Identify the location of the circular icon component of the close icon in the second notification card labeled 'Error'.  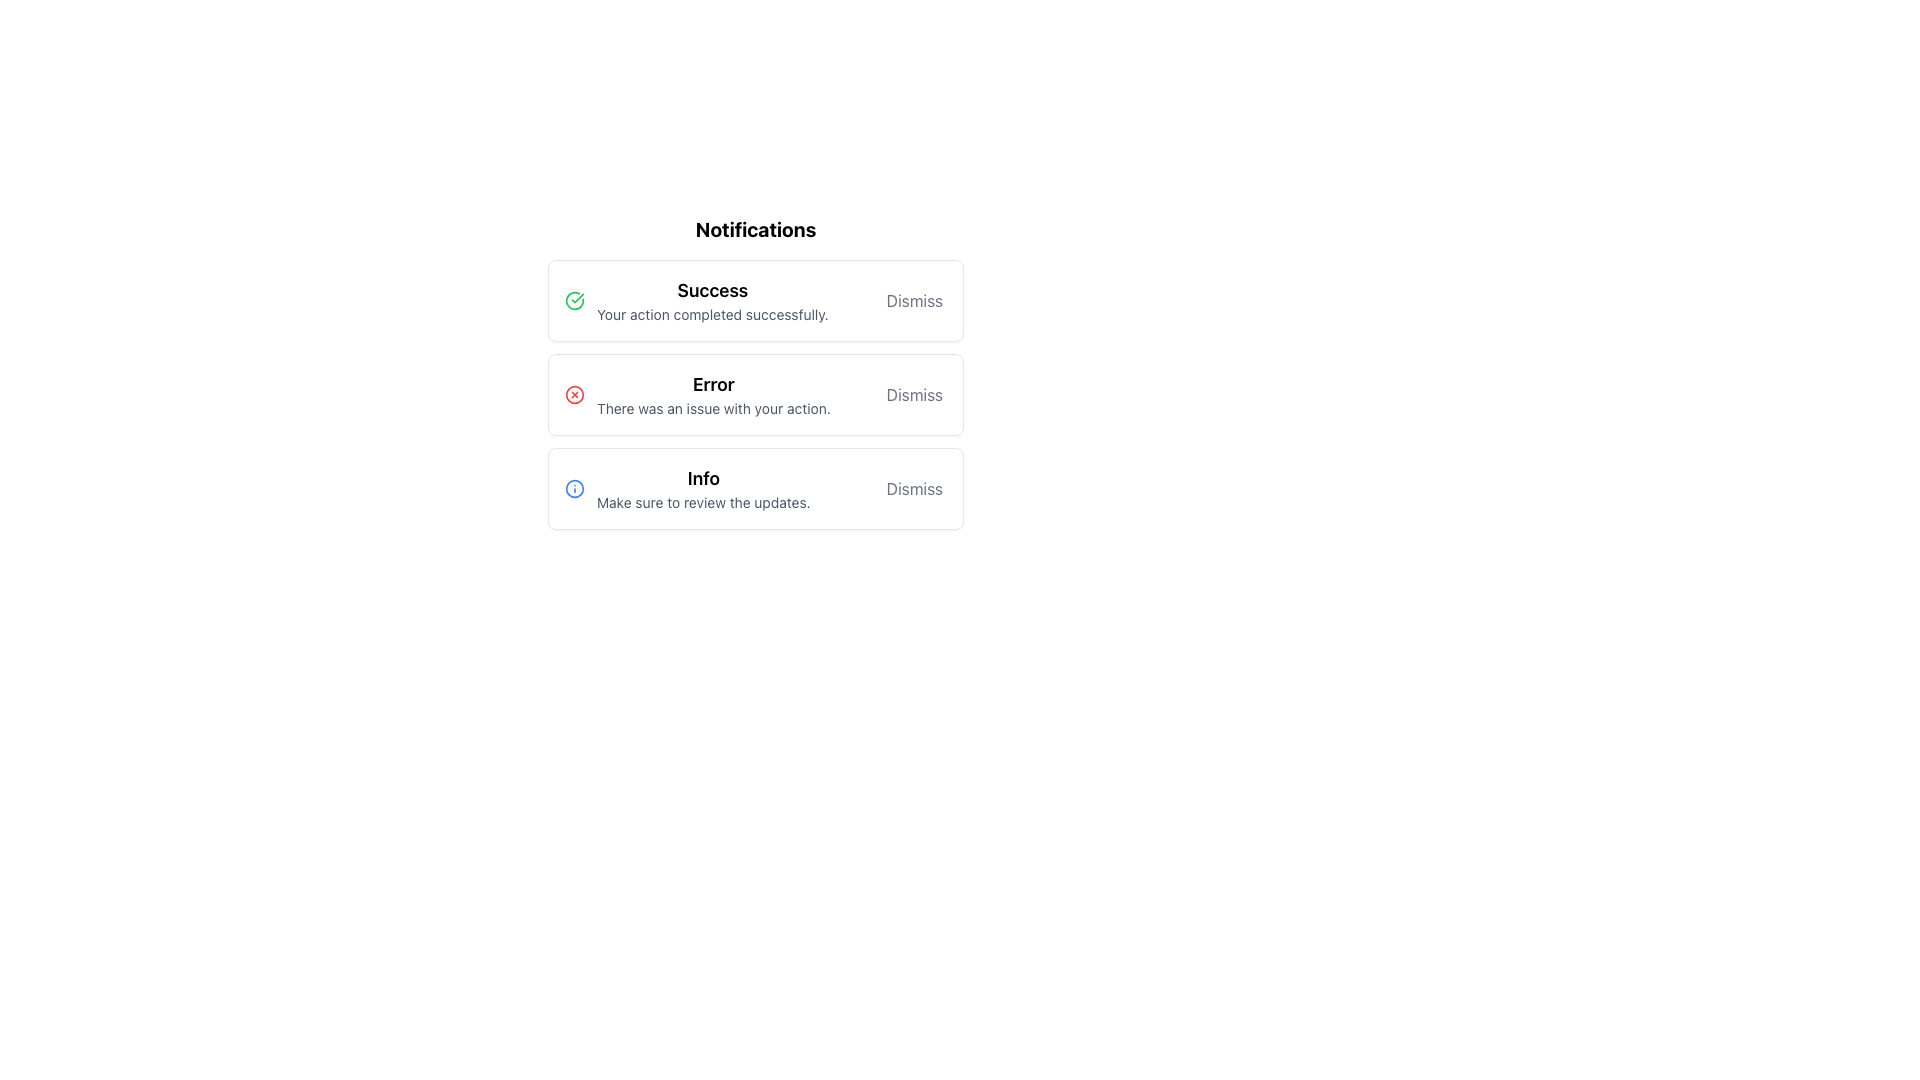
(574, 394).